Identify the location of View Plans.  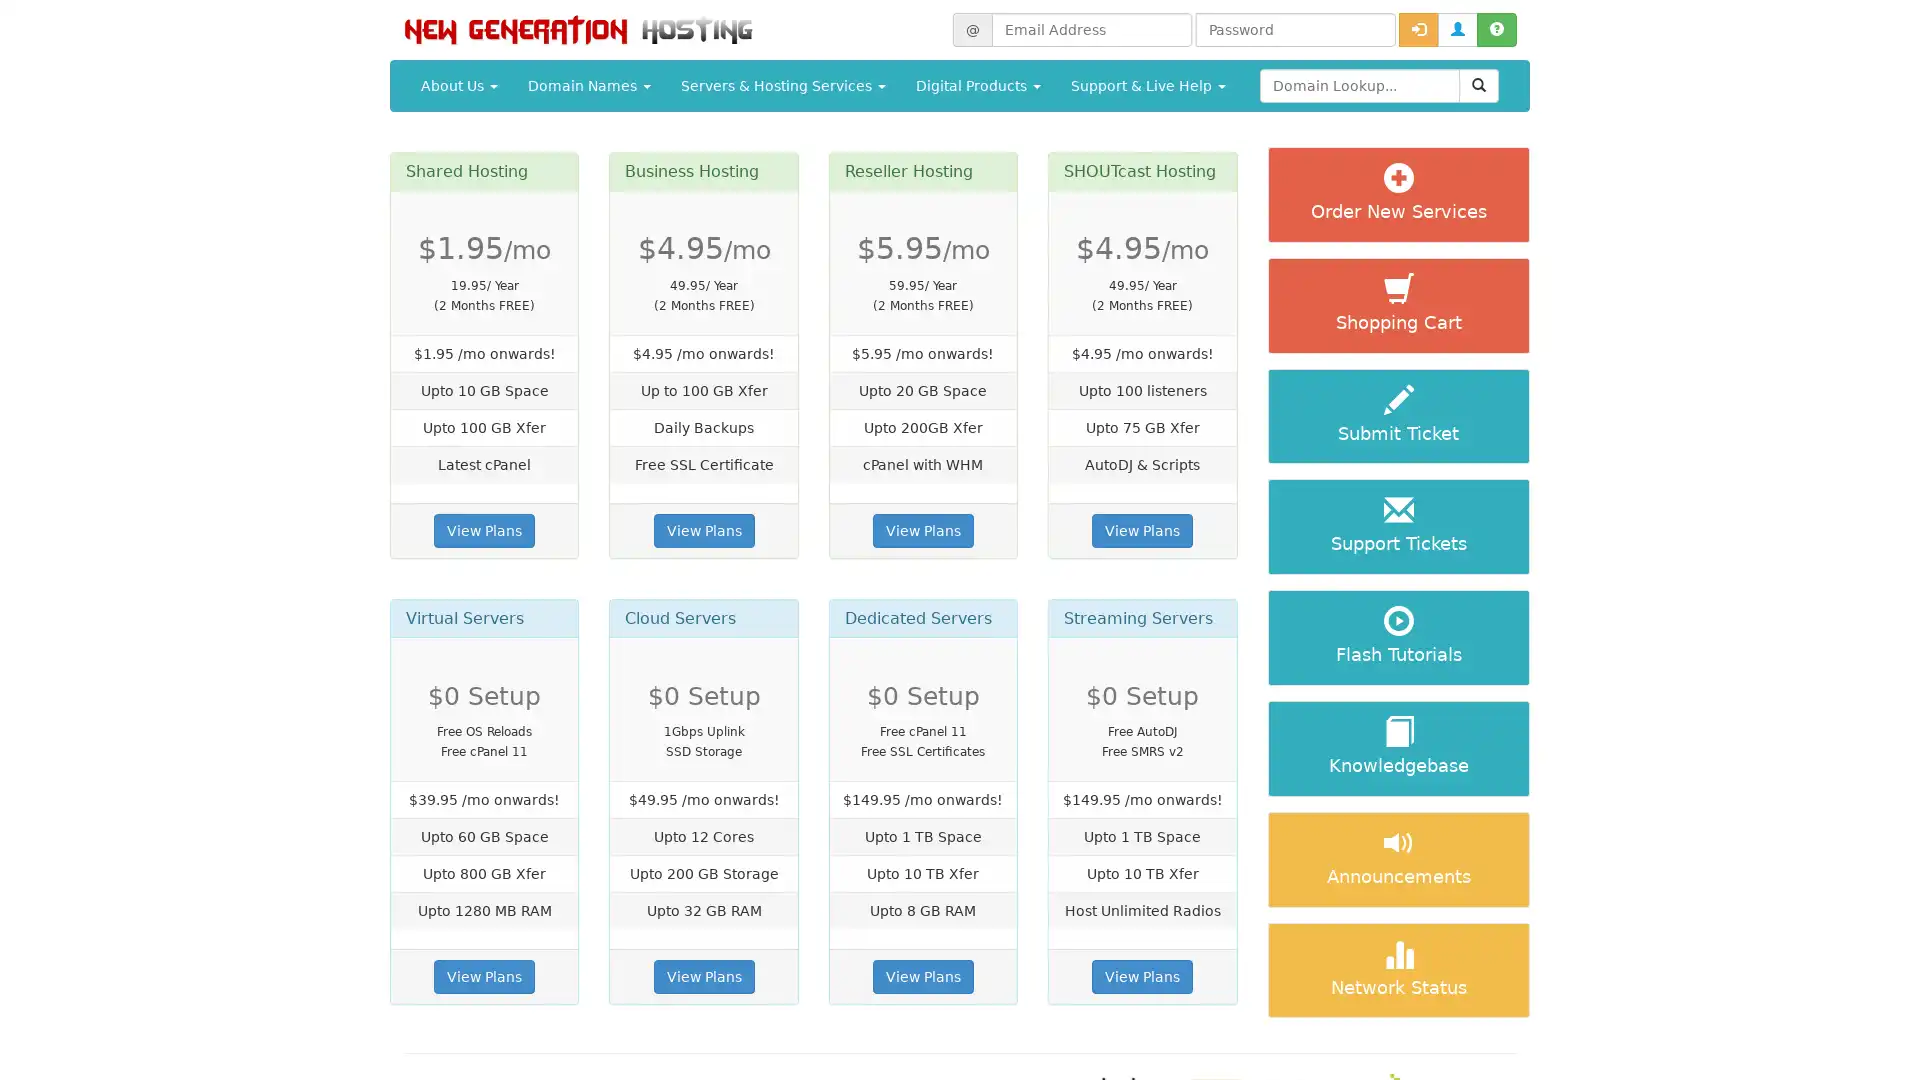
(703, 975).